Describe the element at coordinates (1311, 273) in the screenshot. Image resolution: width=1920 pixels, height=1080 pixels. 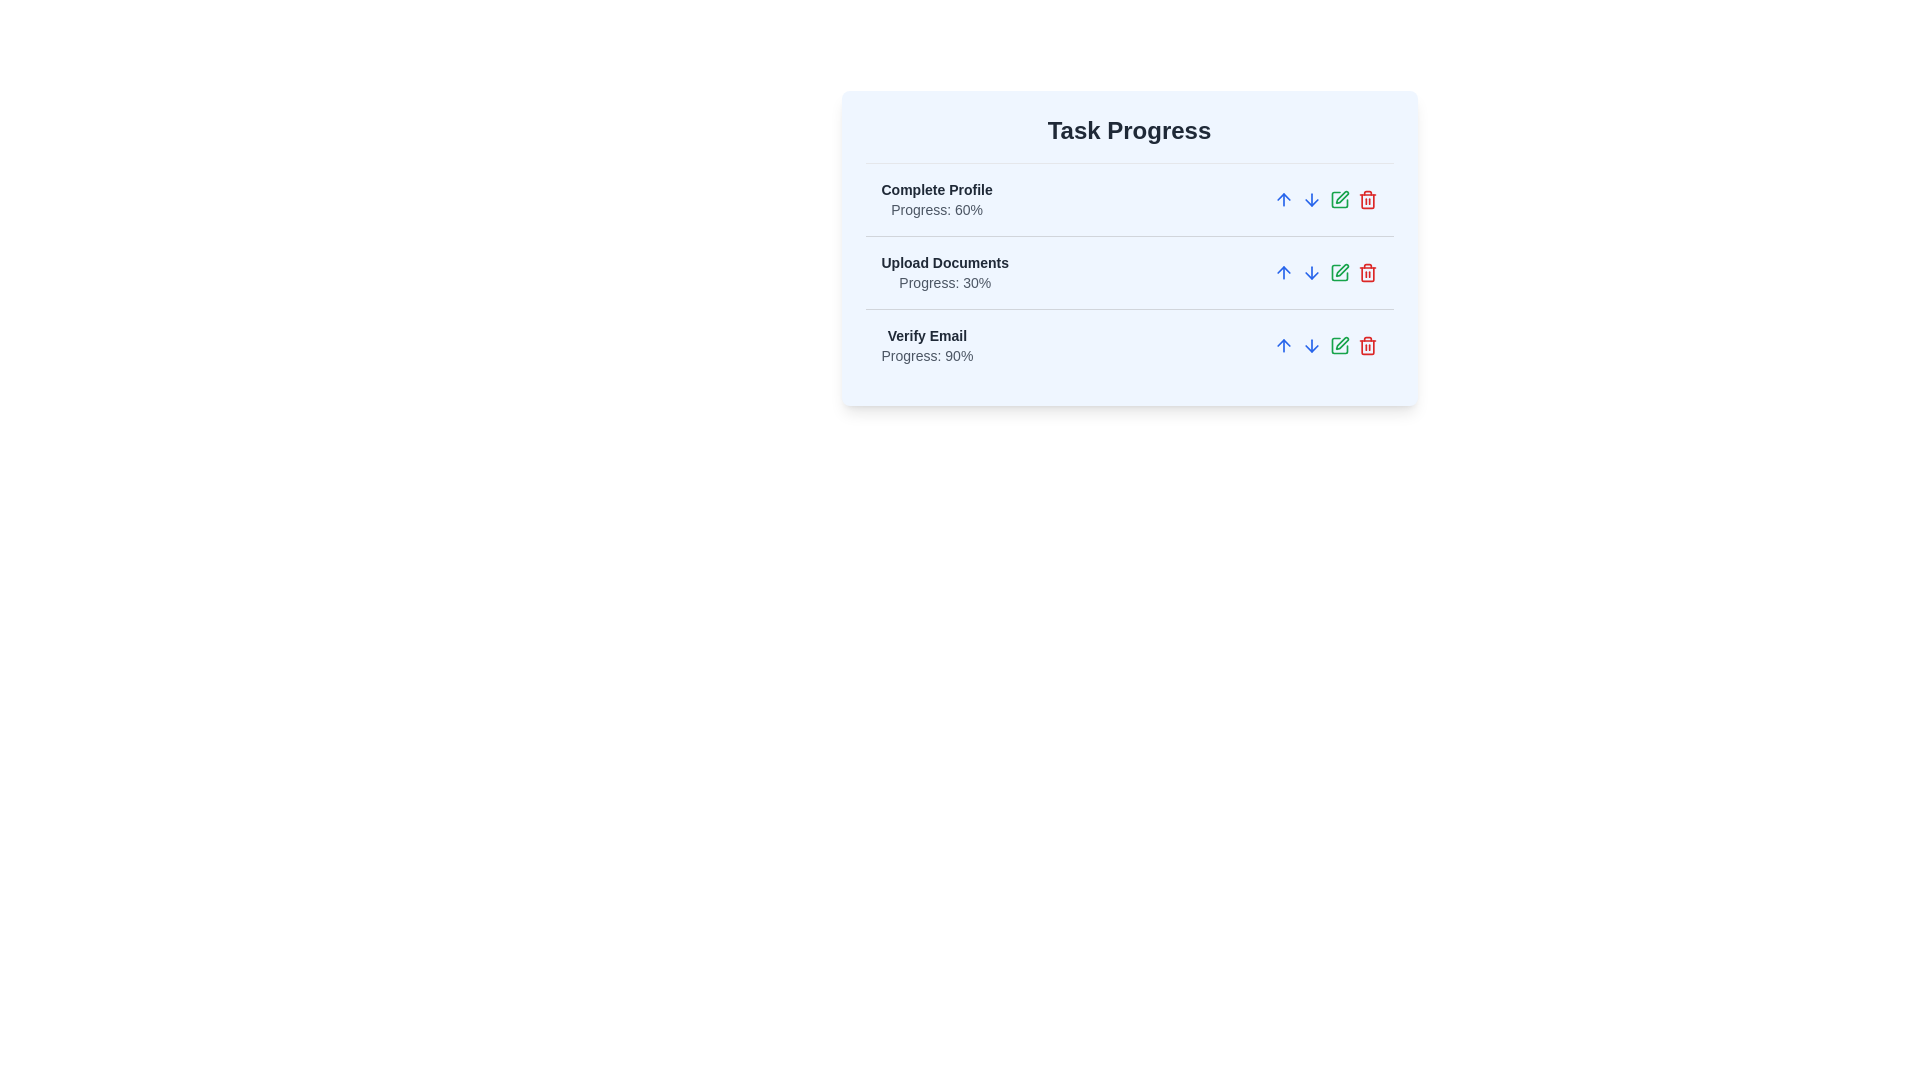
I see `the downward-pointing blue arrow icon next to the upload documents action` at that location.